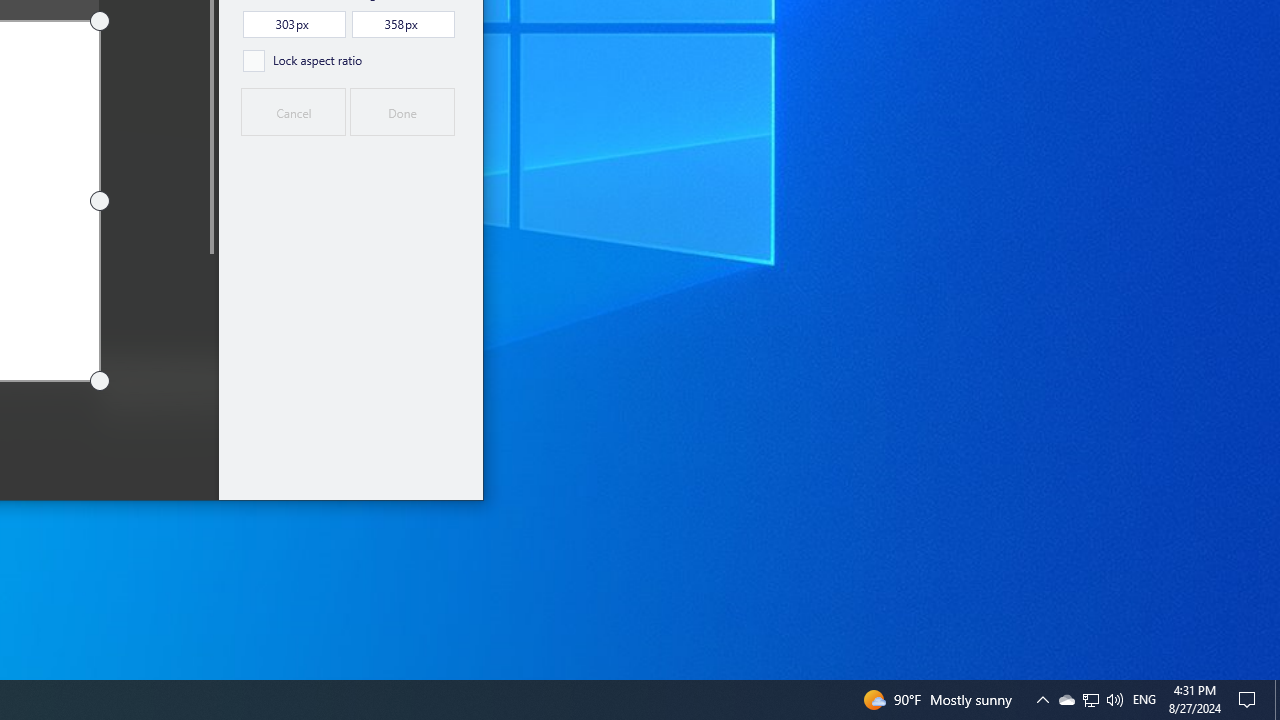  Describe the element at coordinates (293, 24) in the screenshot. I see `'Width,, pixels'` at that location.